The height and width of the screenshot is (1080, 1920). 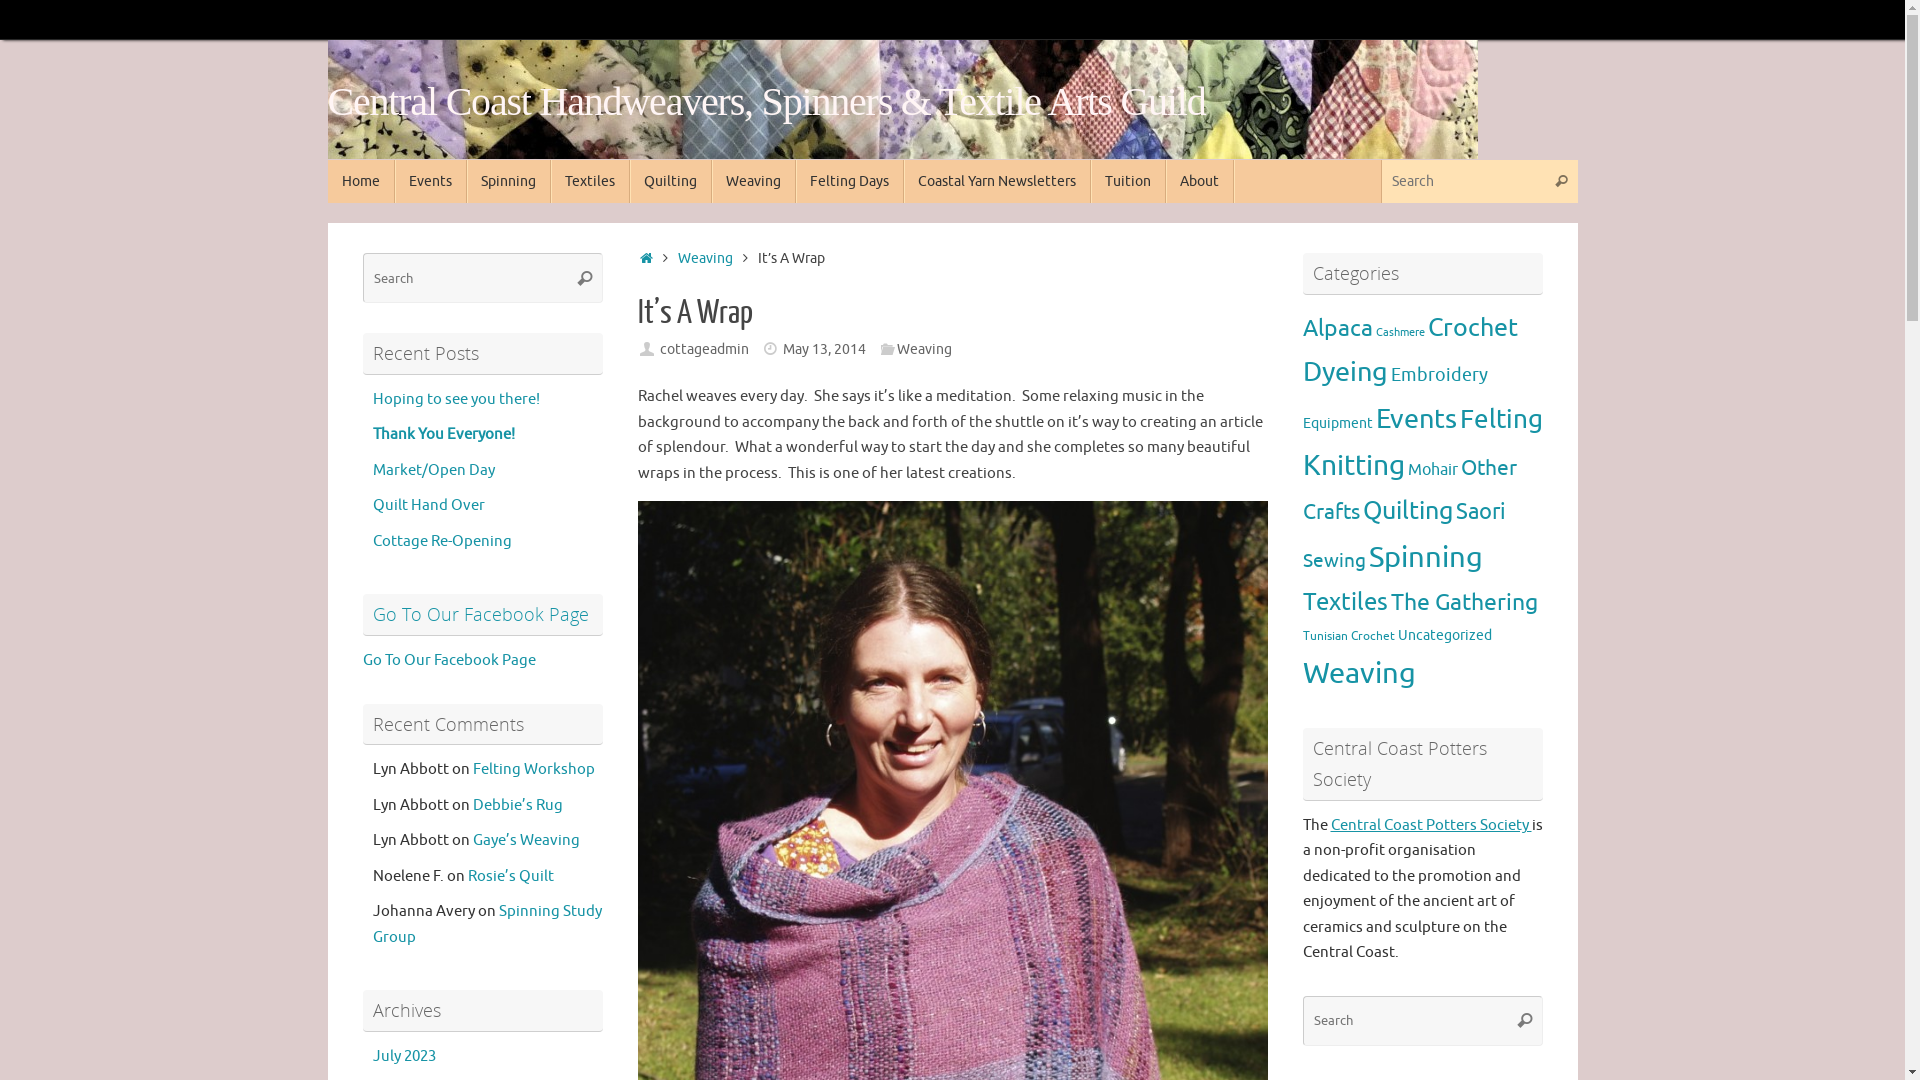 I want to click on 'Thank You Everyone!', so click(x=441, y=433).